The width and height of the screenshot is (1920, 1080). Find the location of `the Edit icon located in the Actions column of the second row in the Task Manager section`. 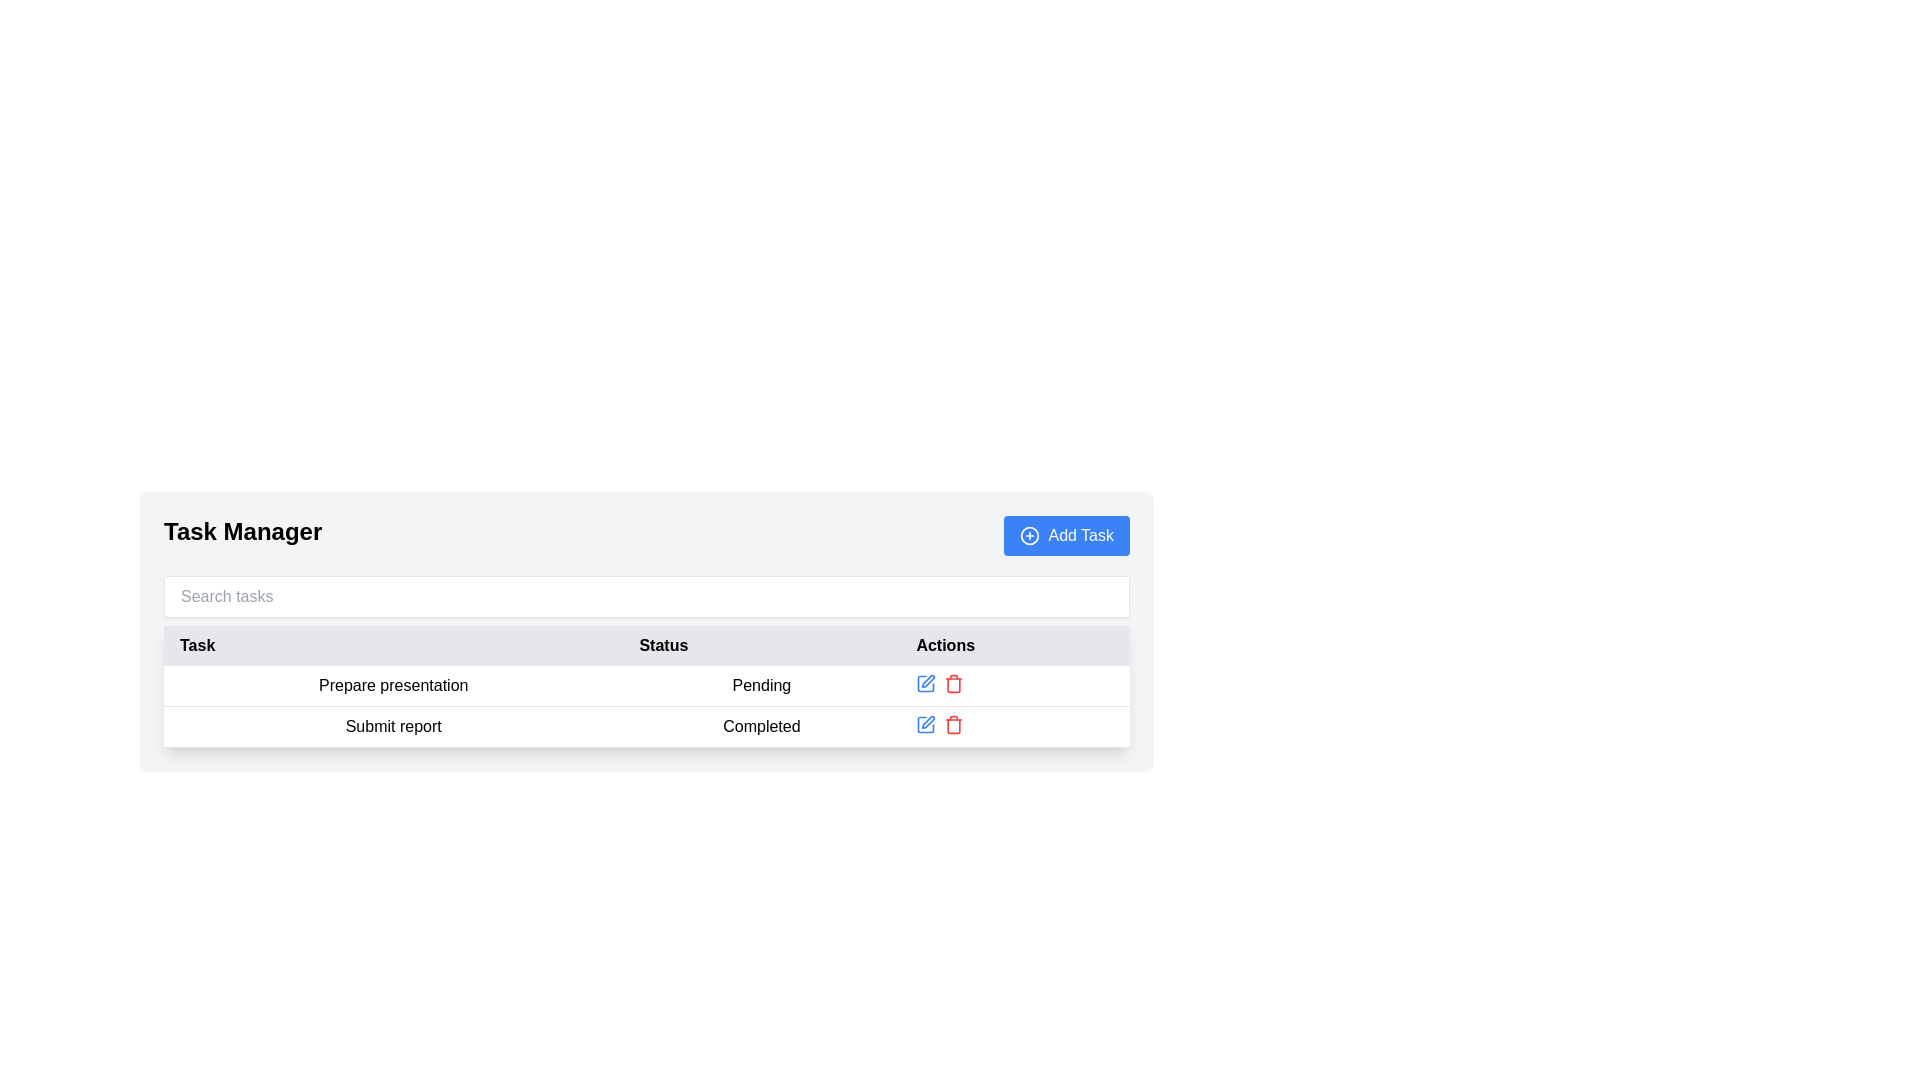

the Edit icon located in the Actions column of the second row in the Task Manager section is located at coordinates (927, 680).